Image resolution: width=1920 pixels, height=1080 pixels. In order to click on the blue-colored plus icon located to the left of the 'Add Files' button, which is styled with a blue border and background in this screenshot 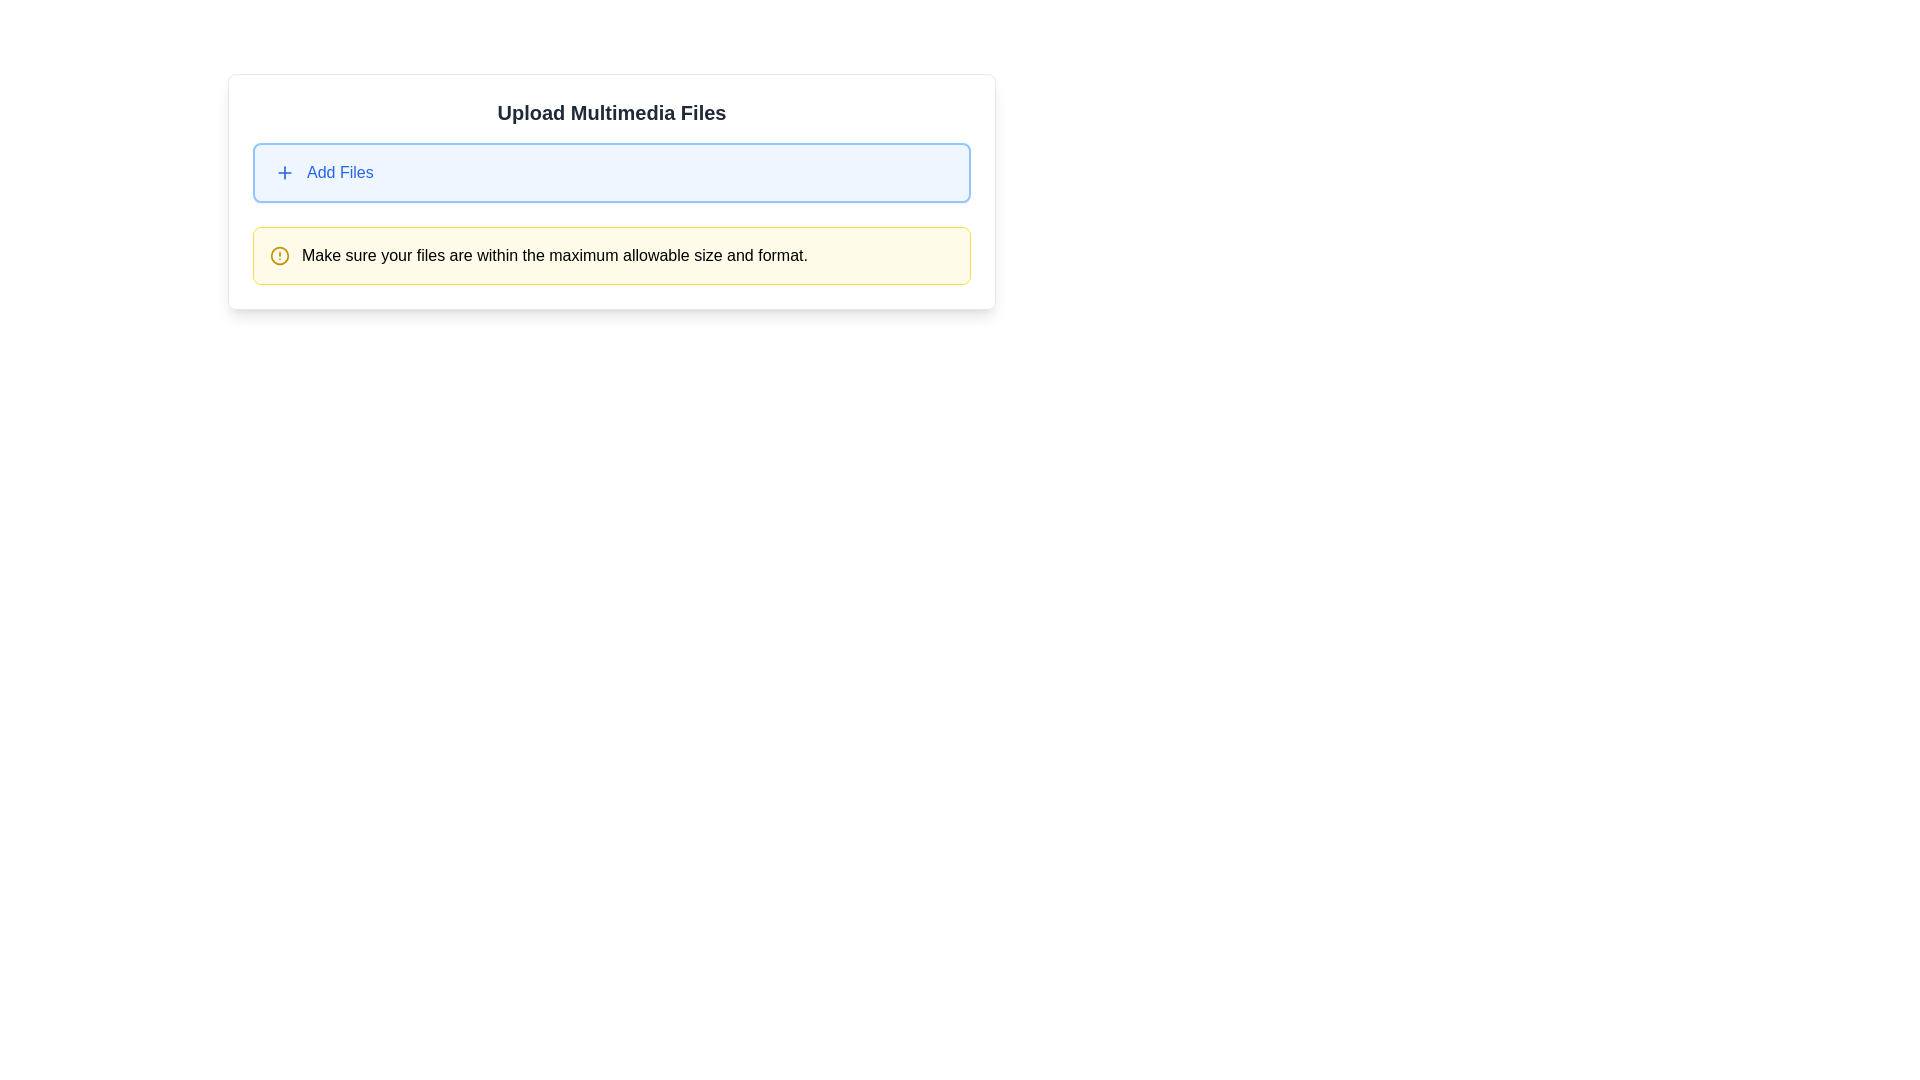, I will do `click(283, 172)`.